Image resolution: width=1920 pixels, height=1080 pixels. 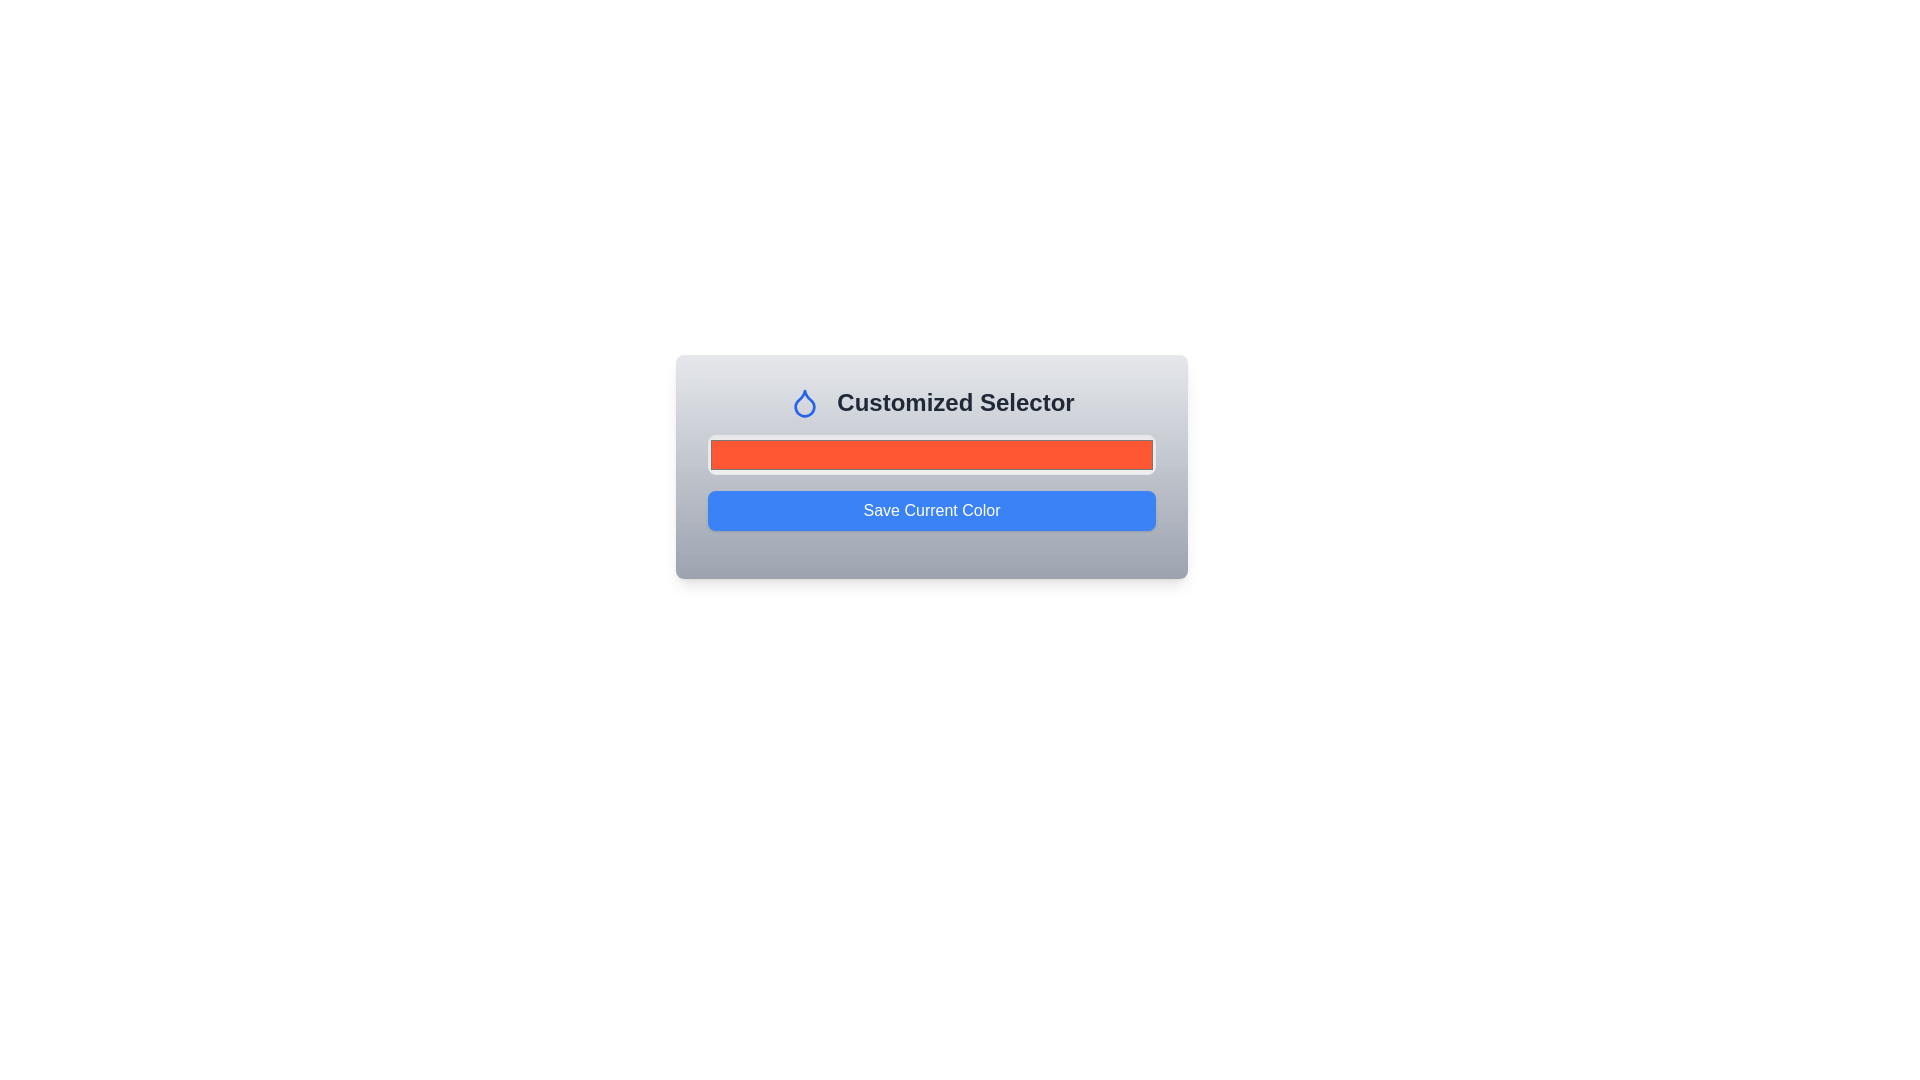 What do you see at coordinates (805, 403) in the screenshot?
I see `the blue drop-like icon located in the header area, next to the text 'Customized Selector'` at bounding box center [805, 403].